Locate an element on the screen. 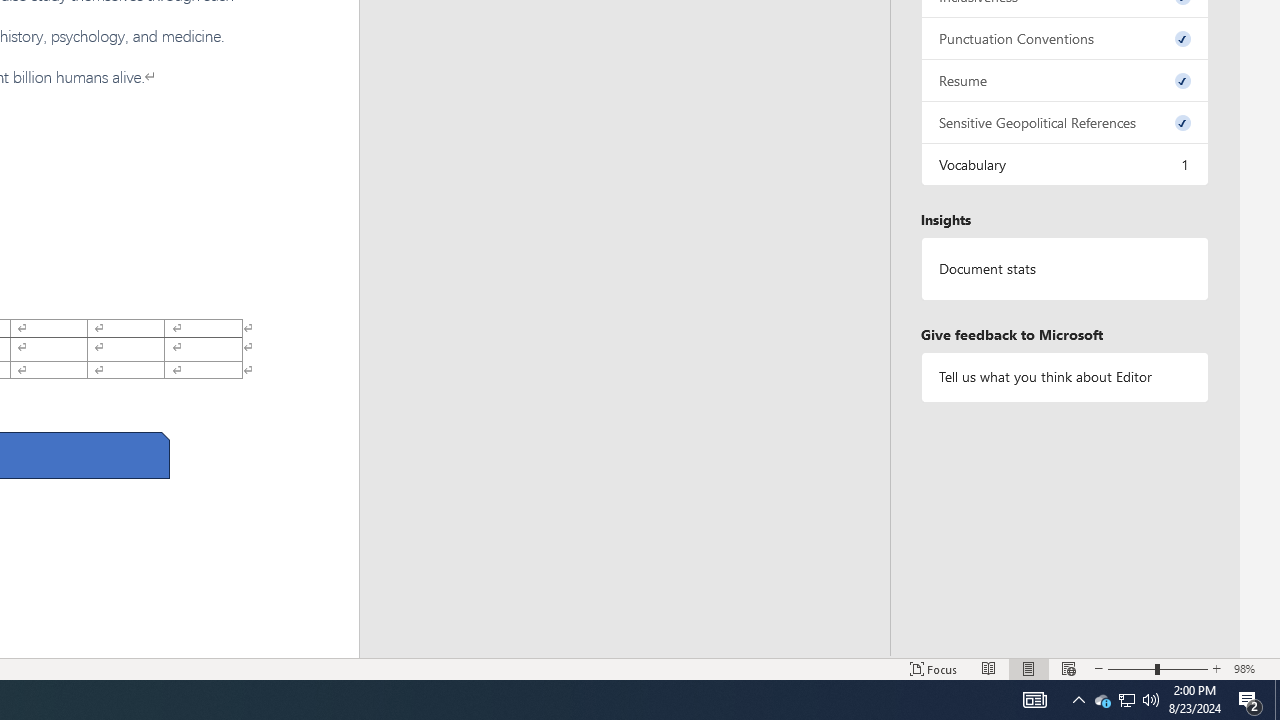 The height and width of the screenshot is (720, 1280). 'Print Layout' is located at coordinates (1029, 669).